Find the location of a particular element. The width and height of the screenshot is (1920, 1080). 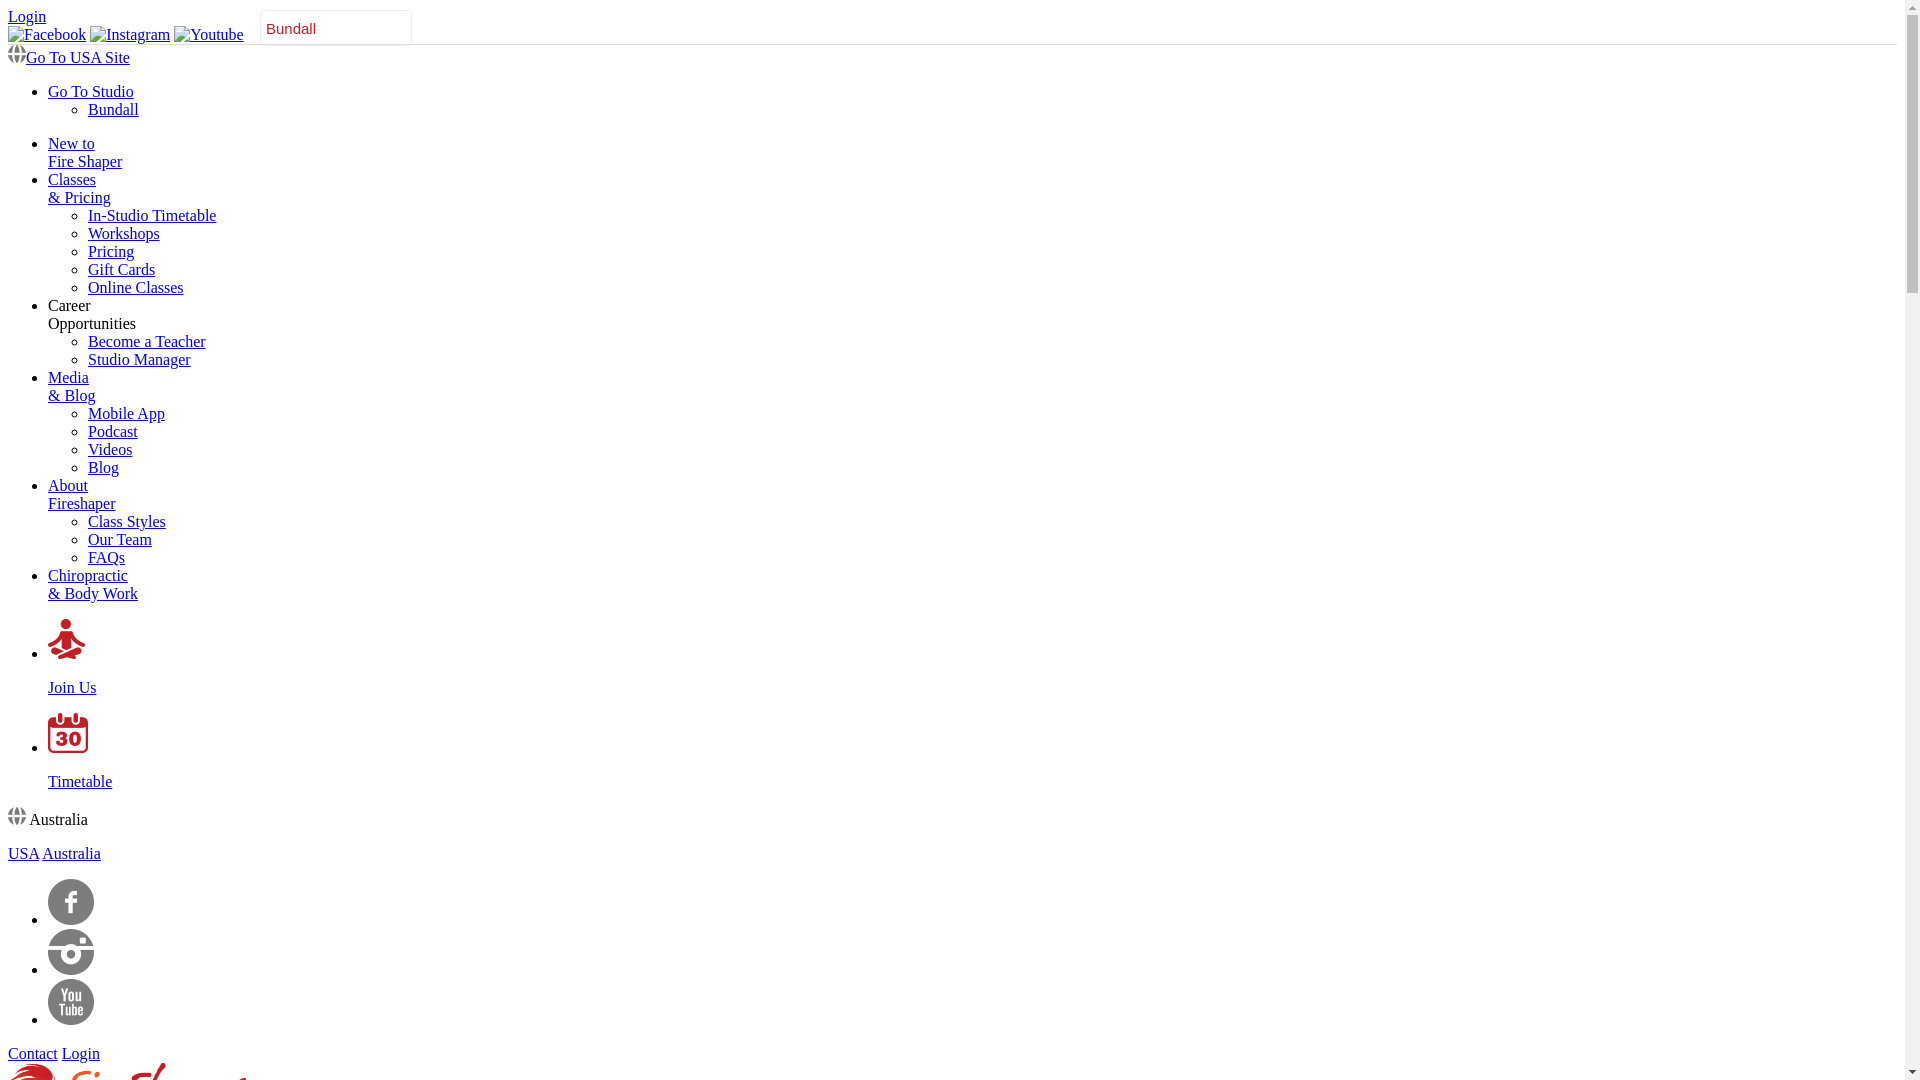

'New to is located at coordinates (48, 151).